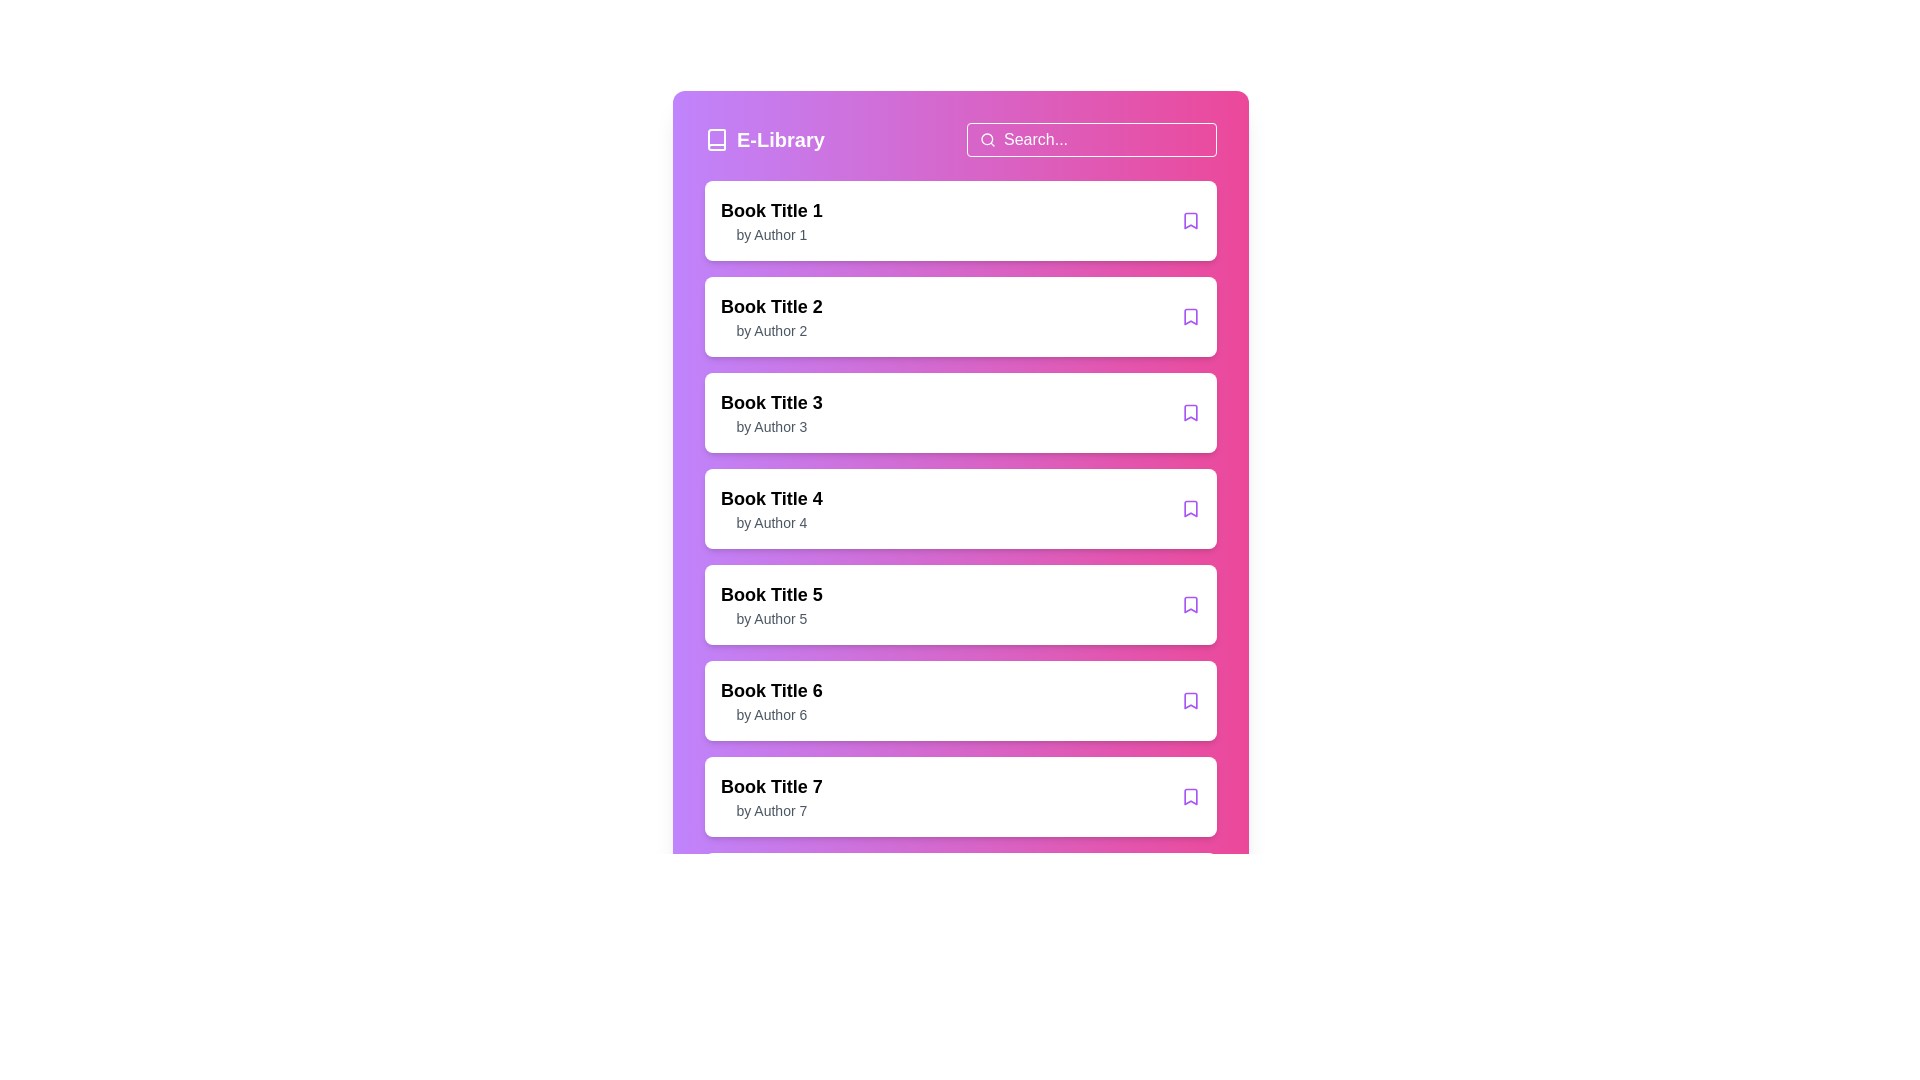  Describe the element at coordinates (770, 593) in the screenshot. I see `the text label that serves as the title of the fifth book in the list, positioned above the subtitle 'by Author 5'` at that location.